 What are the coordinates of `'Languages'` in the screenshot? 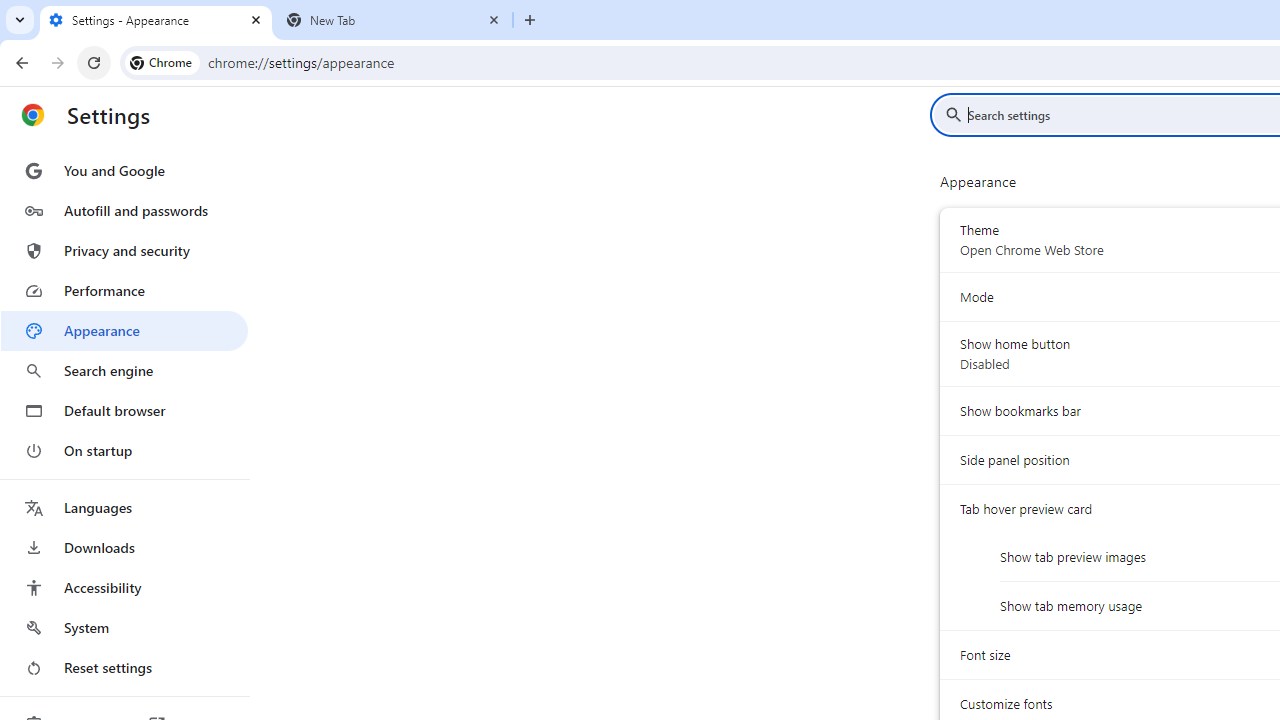 It's located at (123, 506).